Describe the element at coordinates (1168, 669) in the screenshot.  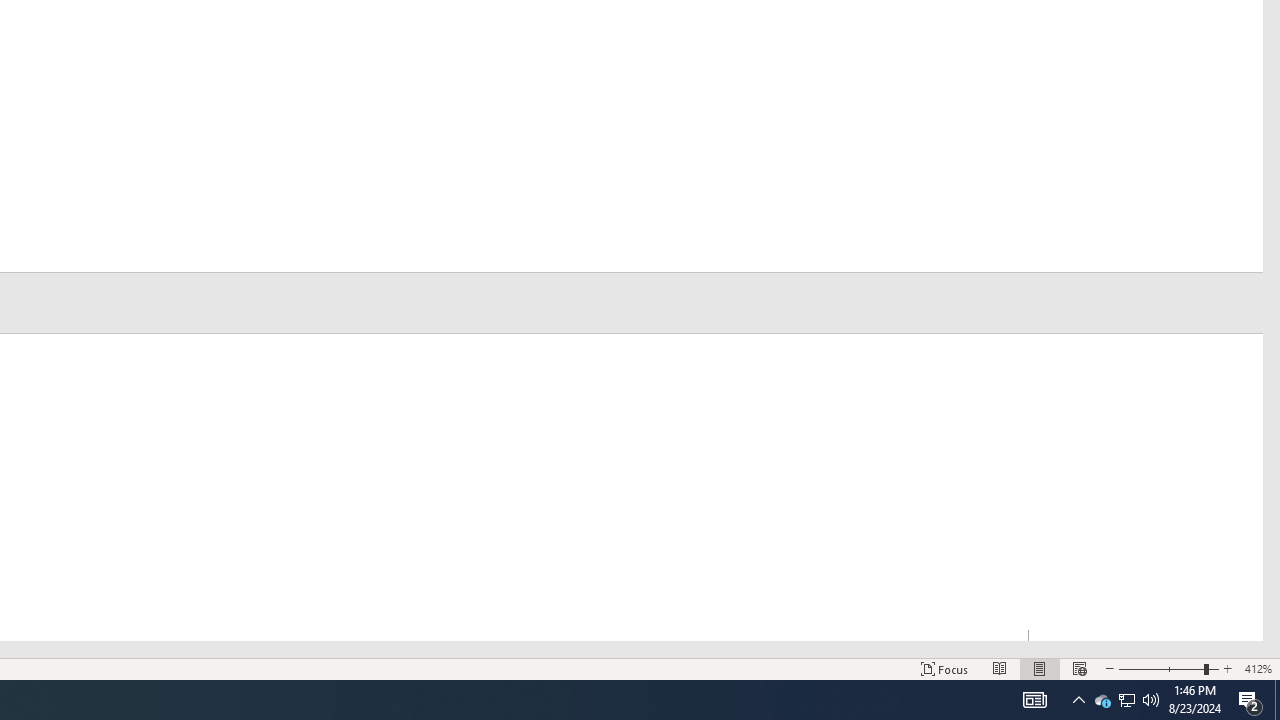
I see `'Zoom'` at that location.